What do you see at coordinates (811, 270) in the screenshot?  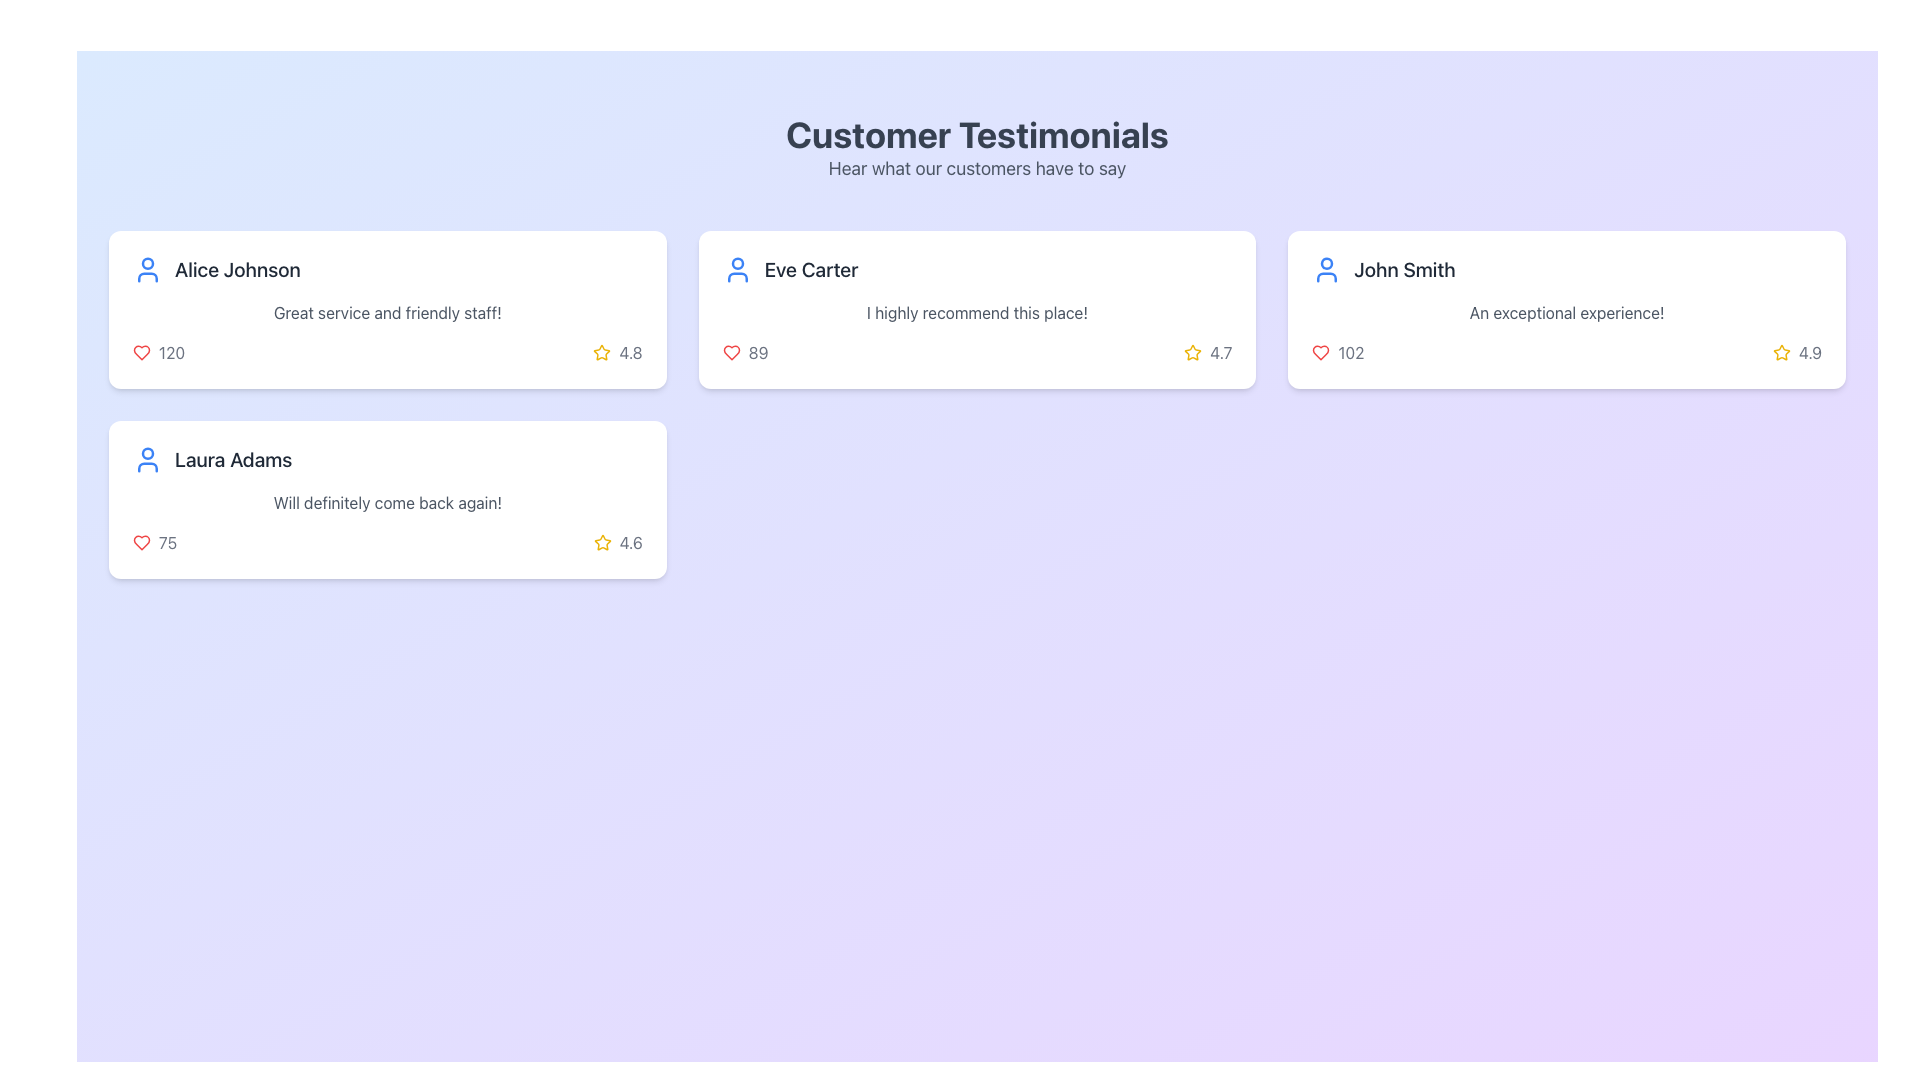 I see `text content of the Text Label displaying 'Eve Carter' in the second testimonial box, located to the right of the blue user icon` at bounding box center [811, 270].